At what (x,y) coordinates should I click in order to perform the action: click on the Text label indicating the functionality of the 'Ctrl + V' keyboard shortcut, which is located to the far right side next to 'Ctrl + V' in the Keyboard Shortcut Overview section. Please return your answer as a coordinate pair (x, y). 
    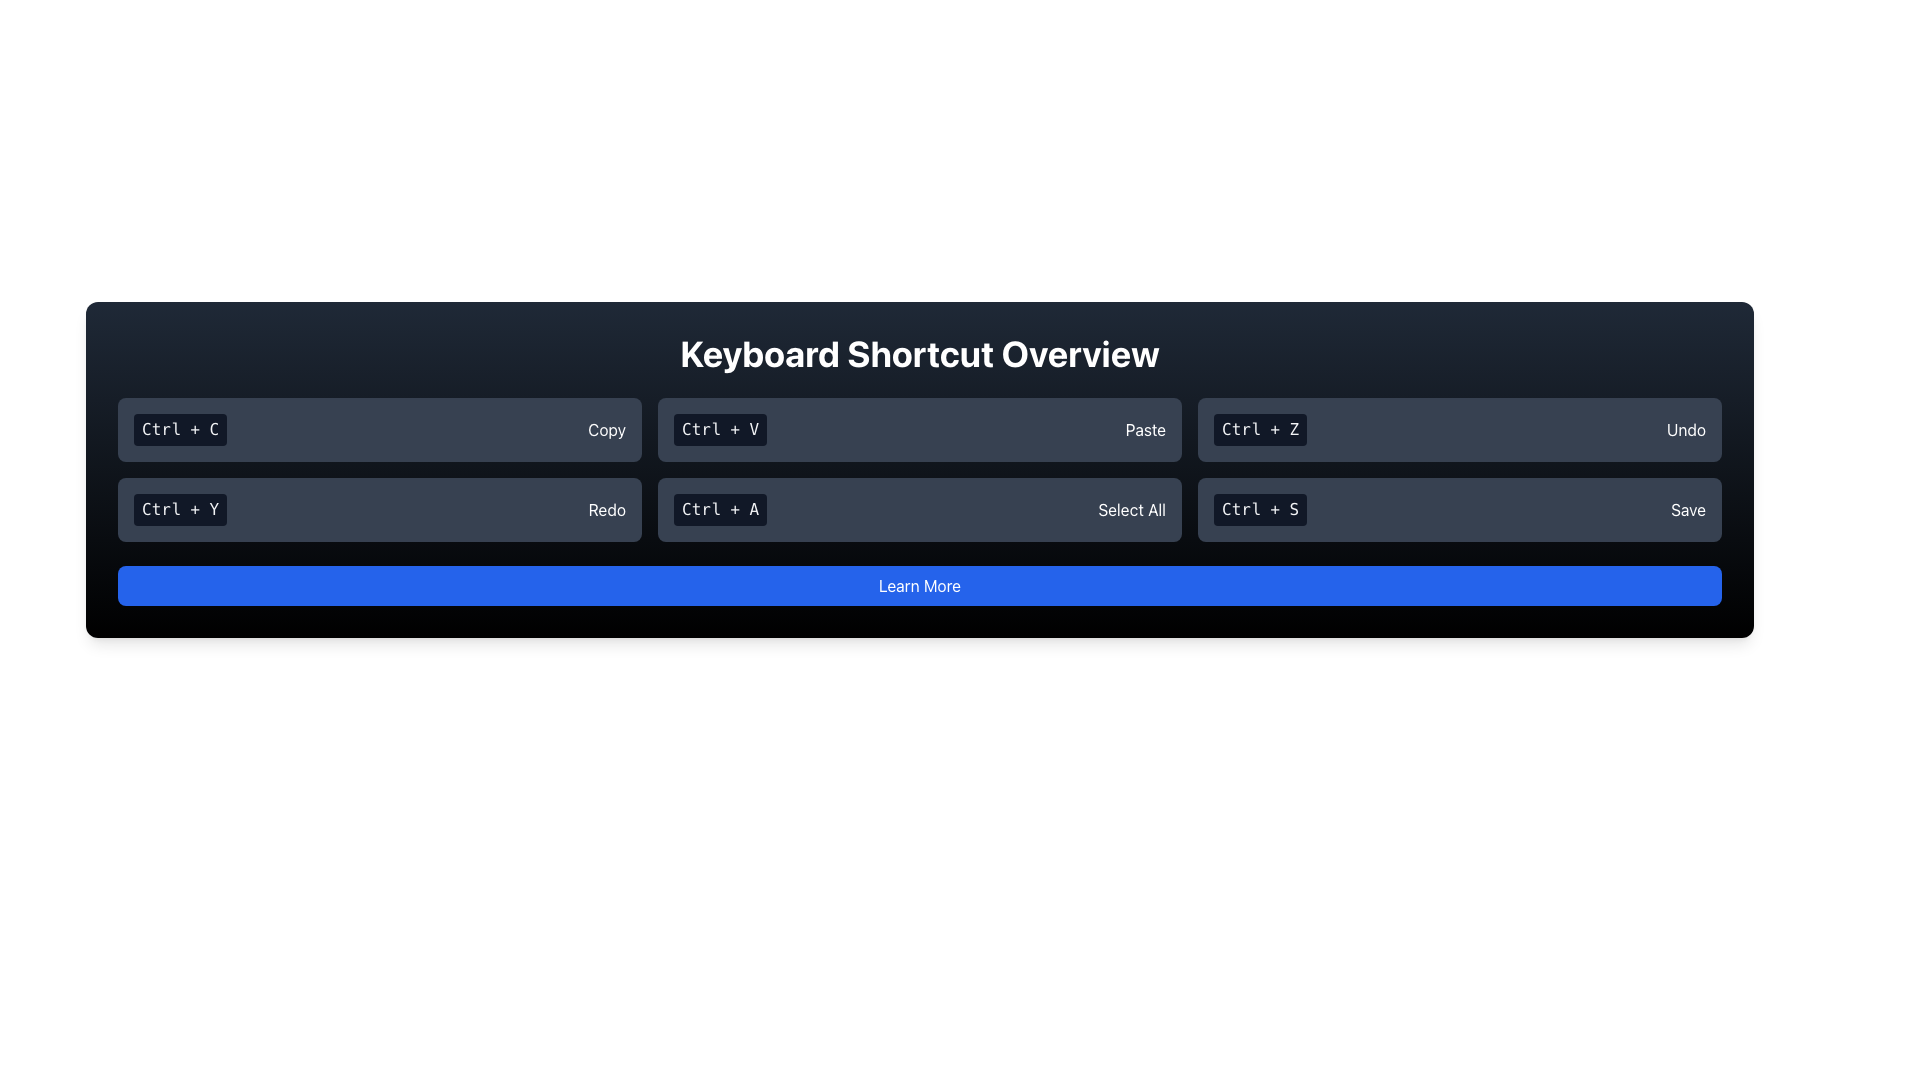
    Looking at the image, I should click on (1145, 428).